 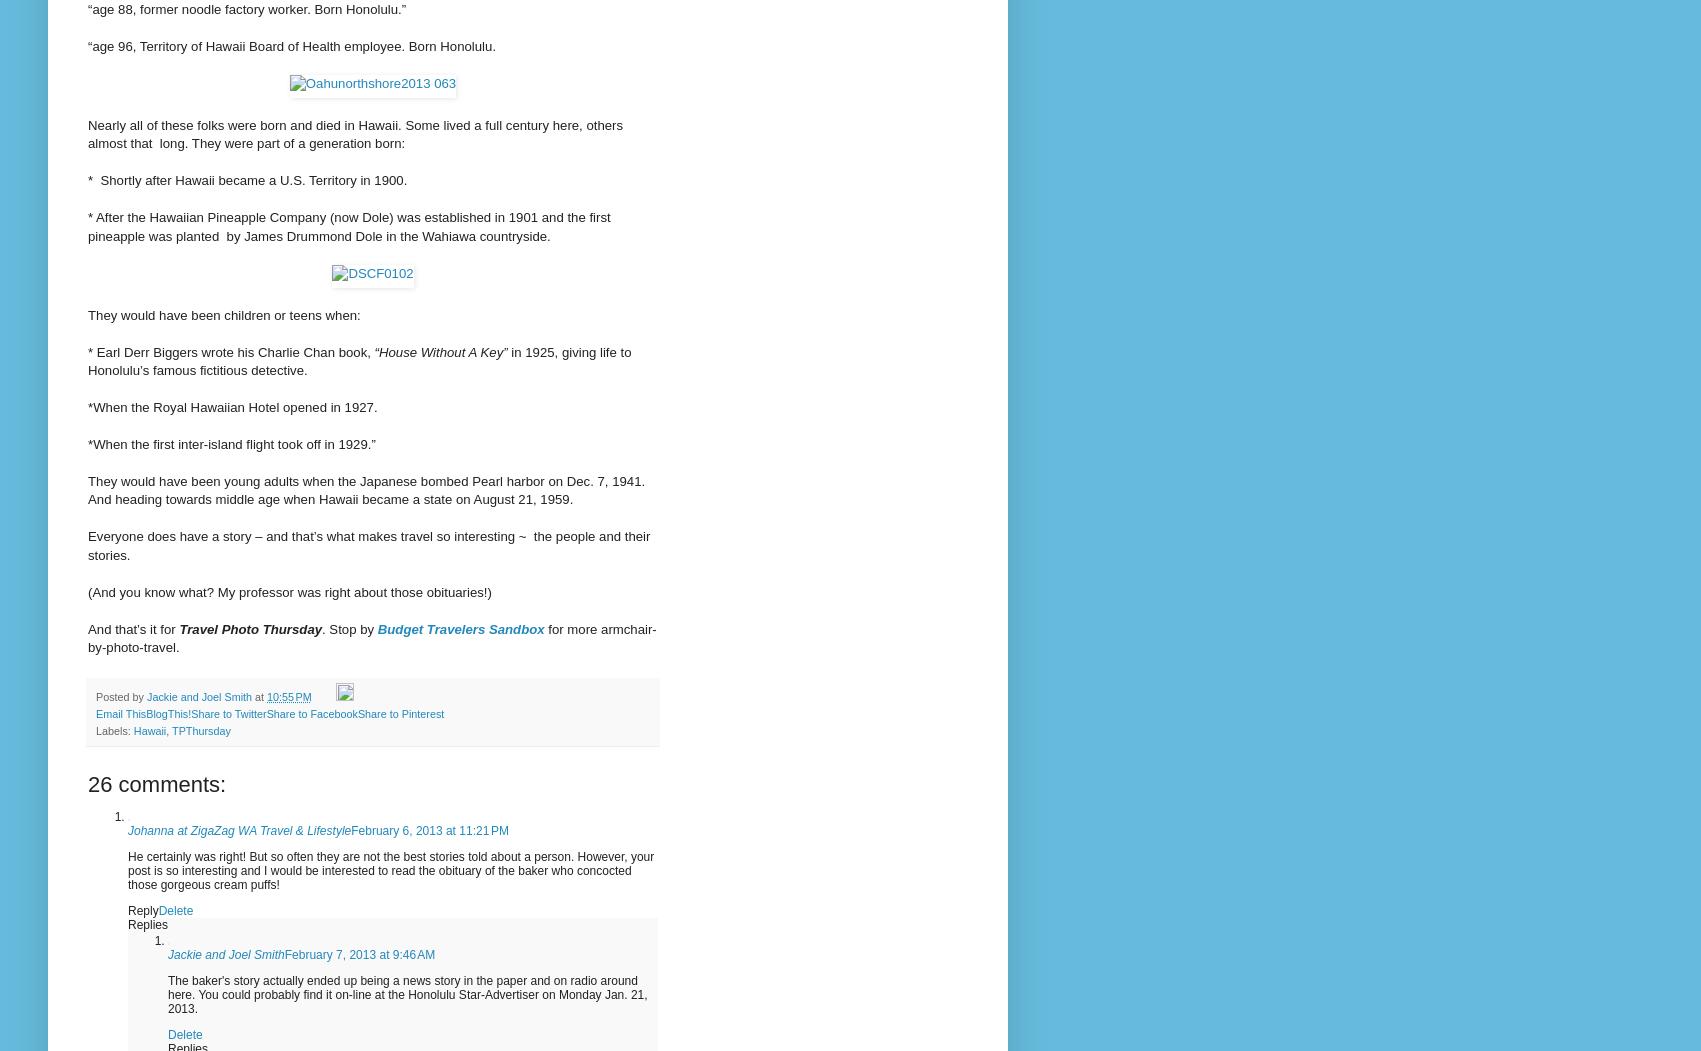 What do you see at coordinates (177, 627) in the screenshot?
I see `'Travel Photo Thursday'` at bounding box center [177, 627].